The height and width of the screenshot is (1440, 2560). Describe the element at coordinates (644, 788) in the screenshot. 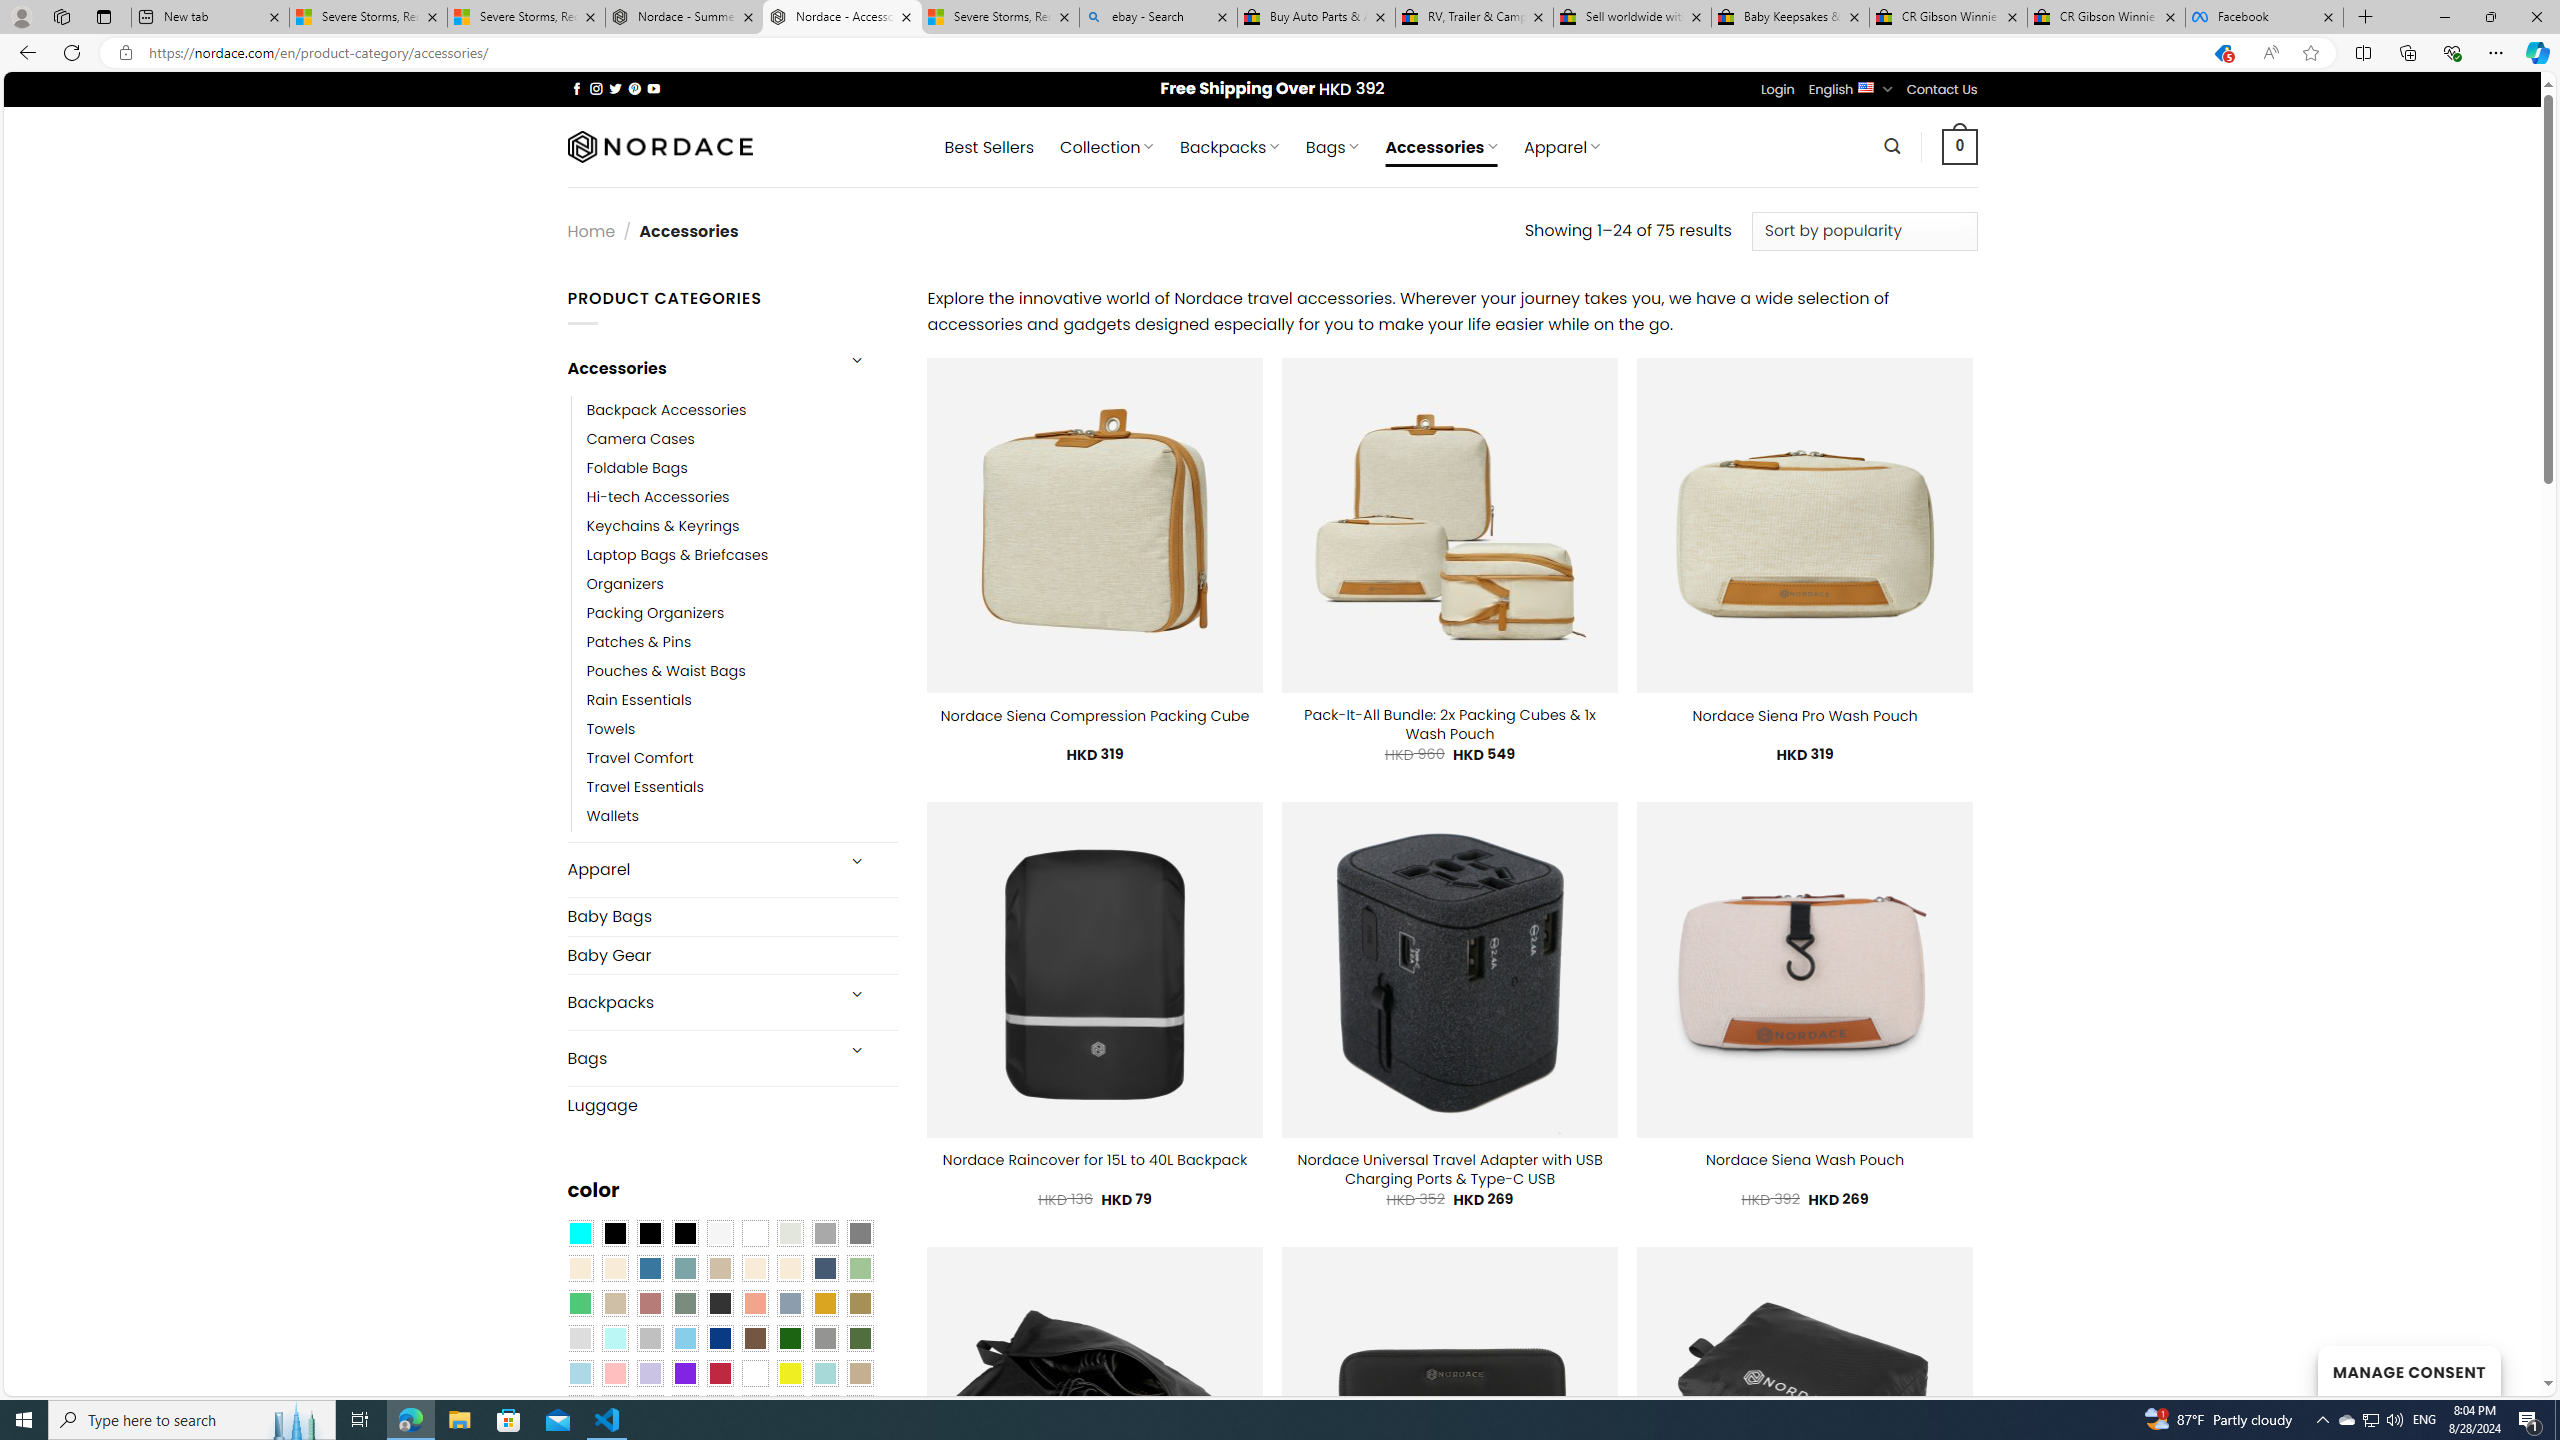

I see `'Travel Essentials'` at that location.